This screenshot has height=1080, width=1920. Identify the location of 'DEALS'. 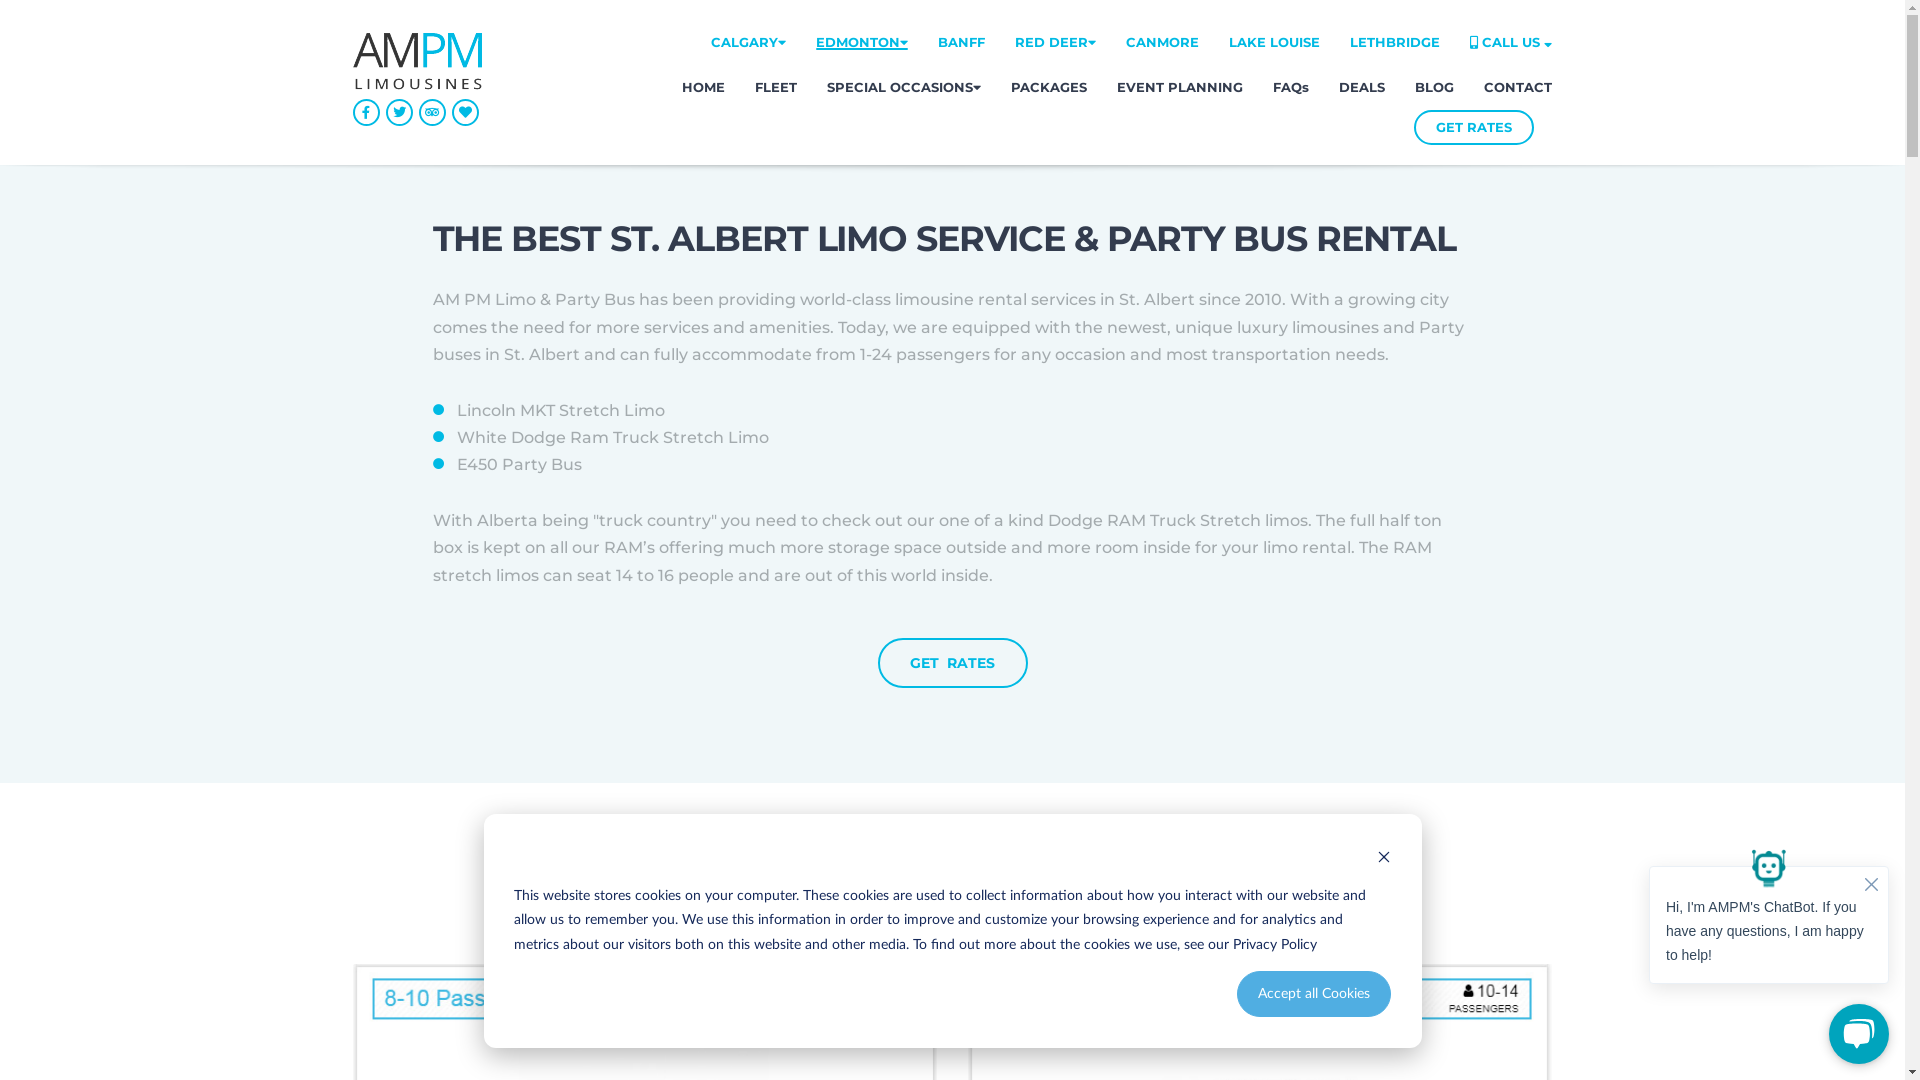
(1339, 86).